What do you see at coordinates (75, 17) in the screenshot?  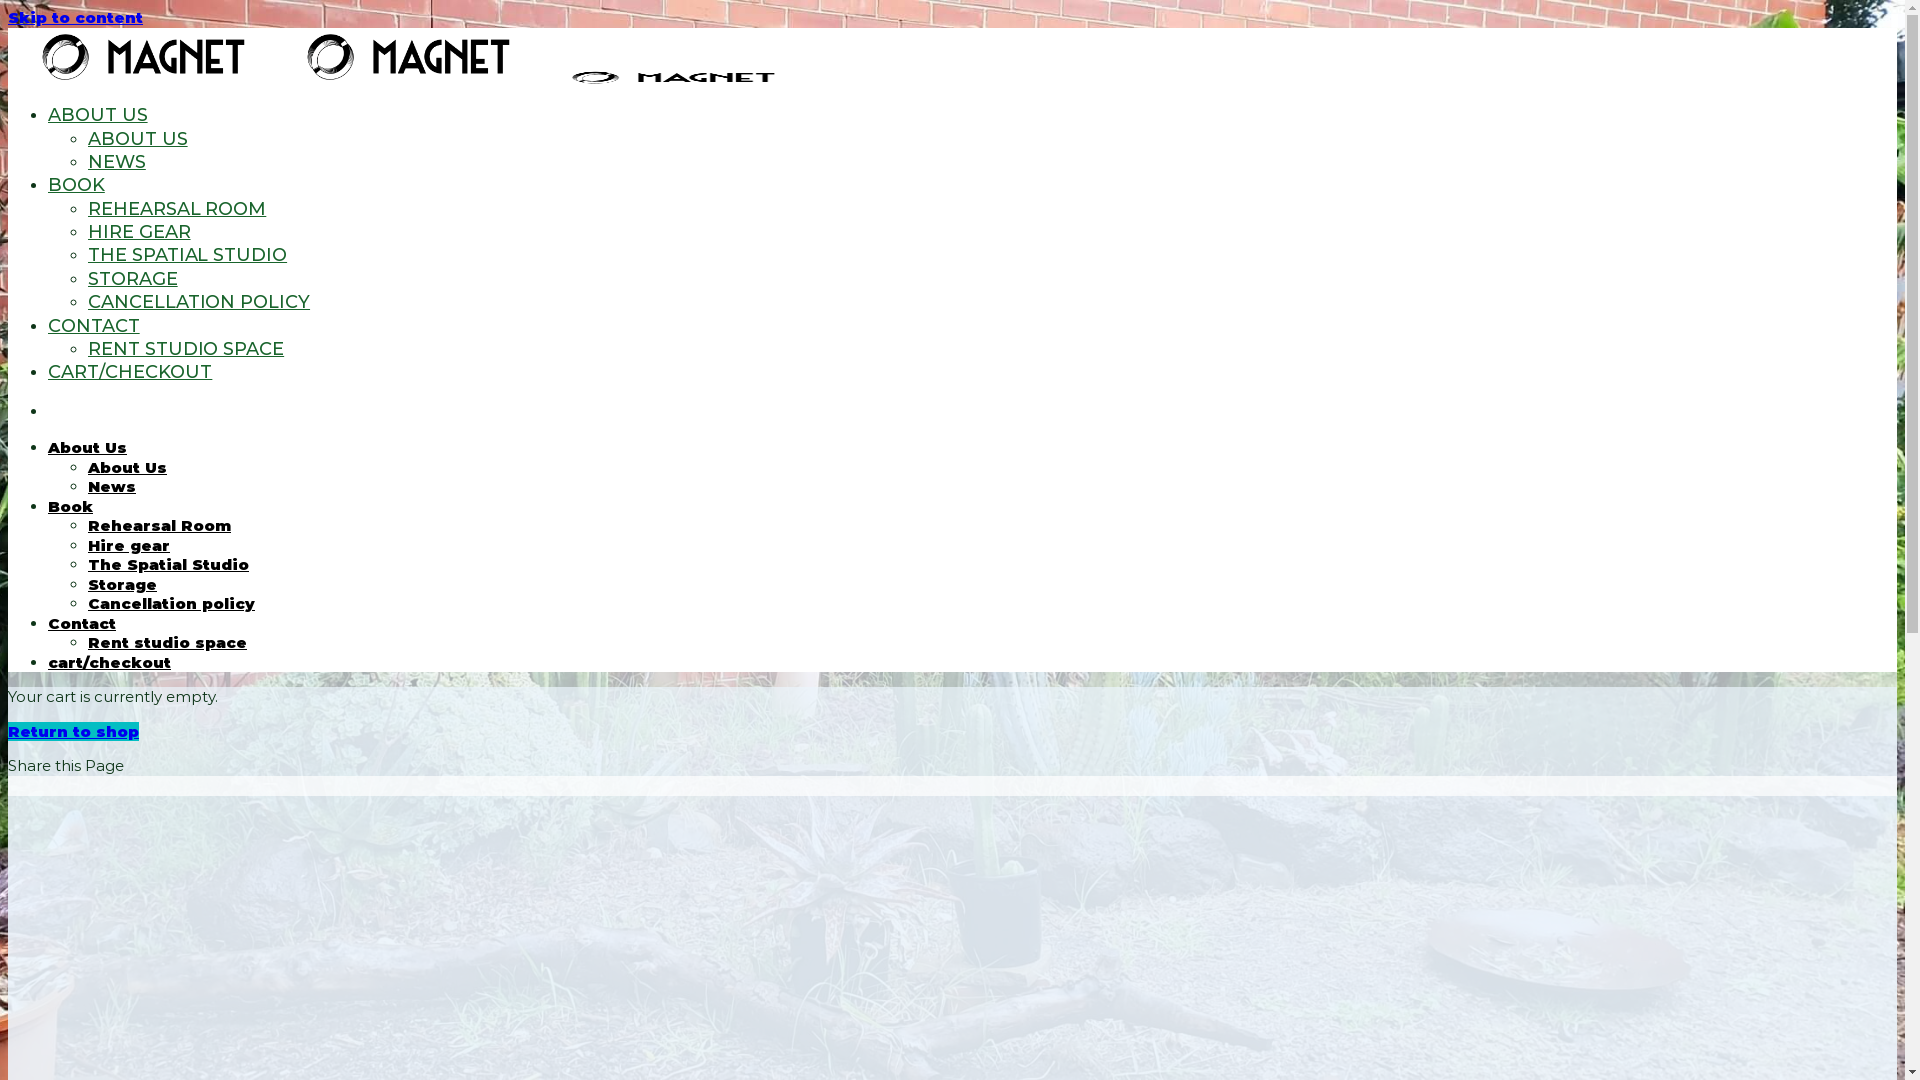 I see `'Skip to content'` at bounding box center [75, 17].